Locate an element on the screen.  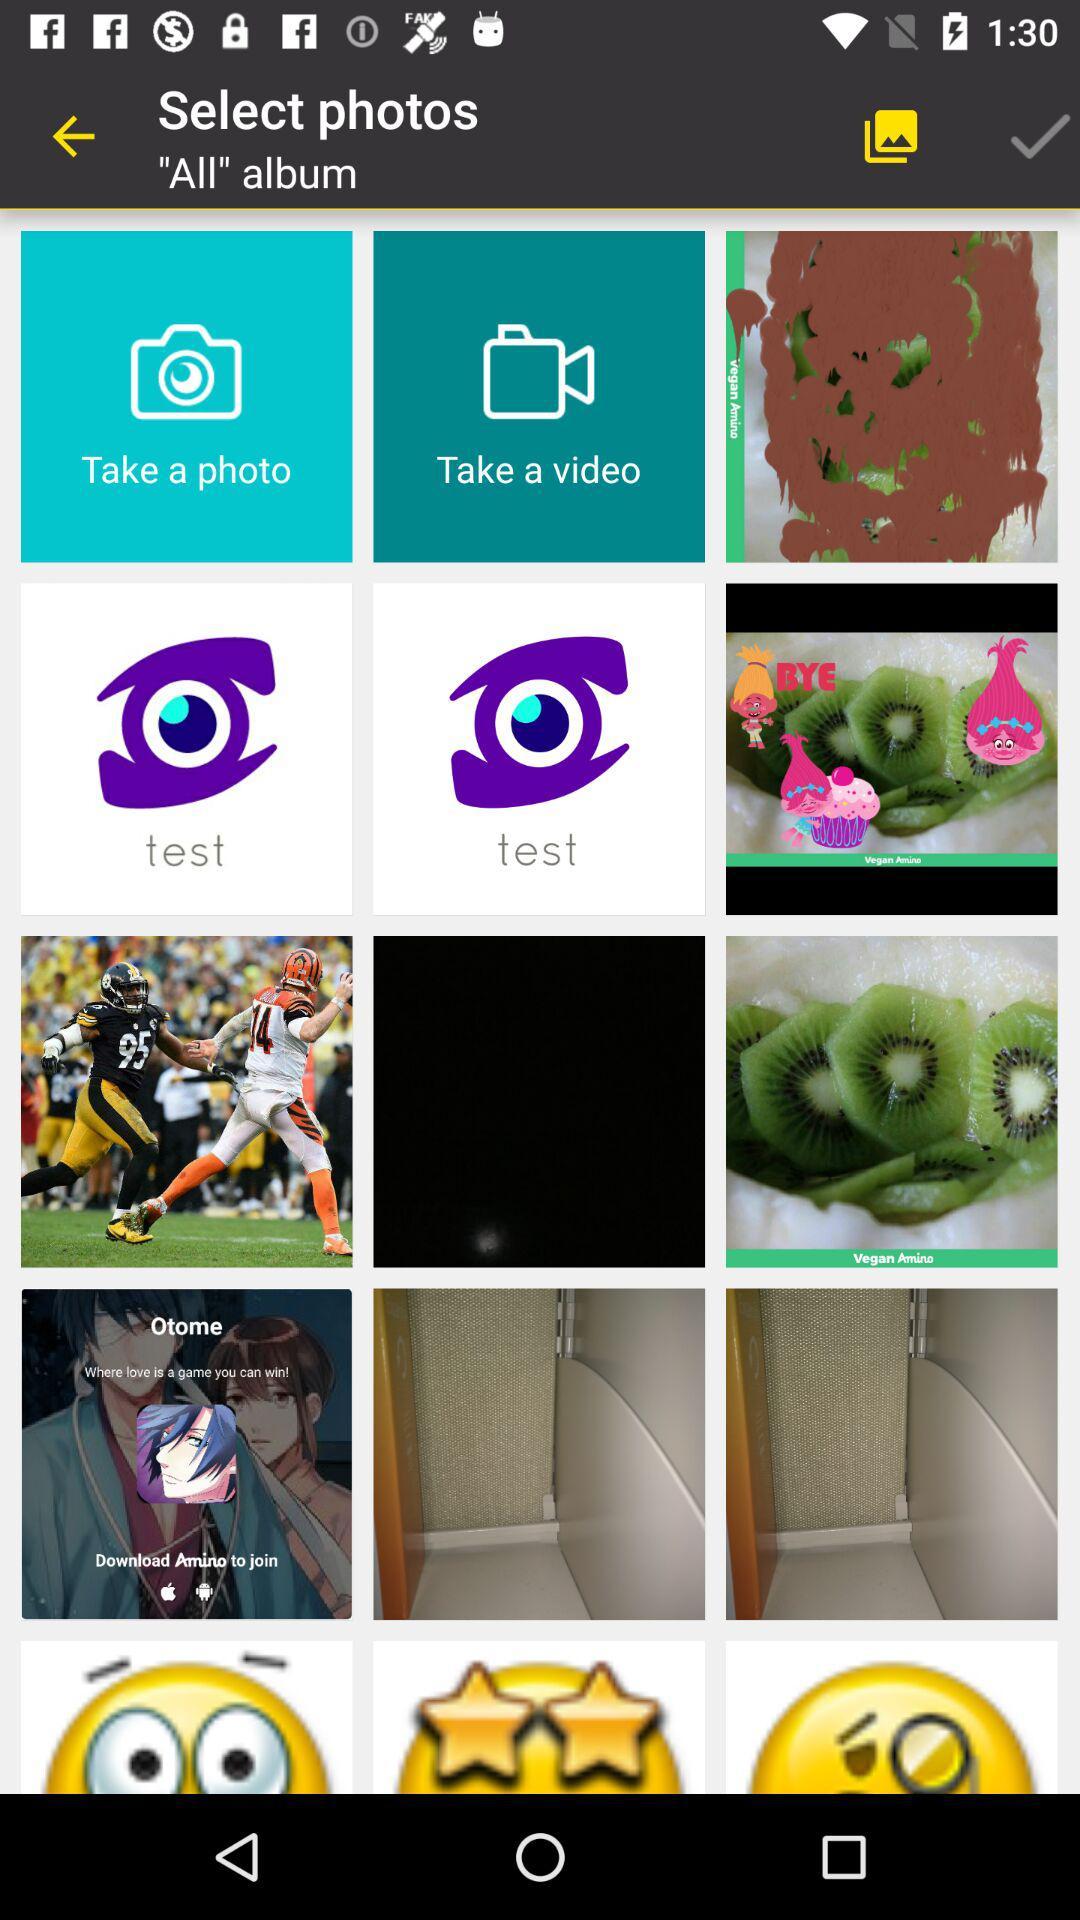
the item next to select photos app is located at coordinates (72, 135).